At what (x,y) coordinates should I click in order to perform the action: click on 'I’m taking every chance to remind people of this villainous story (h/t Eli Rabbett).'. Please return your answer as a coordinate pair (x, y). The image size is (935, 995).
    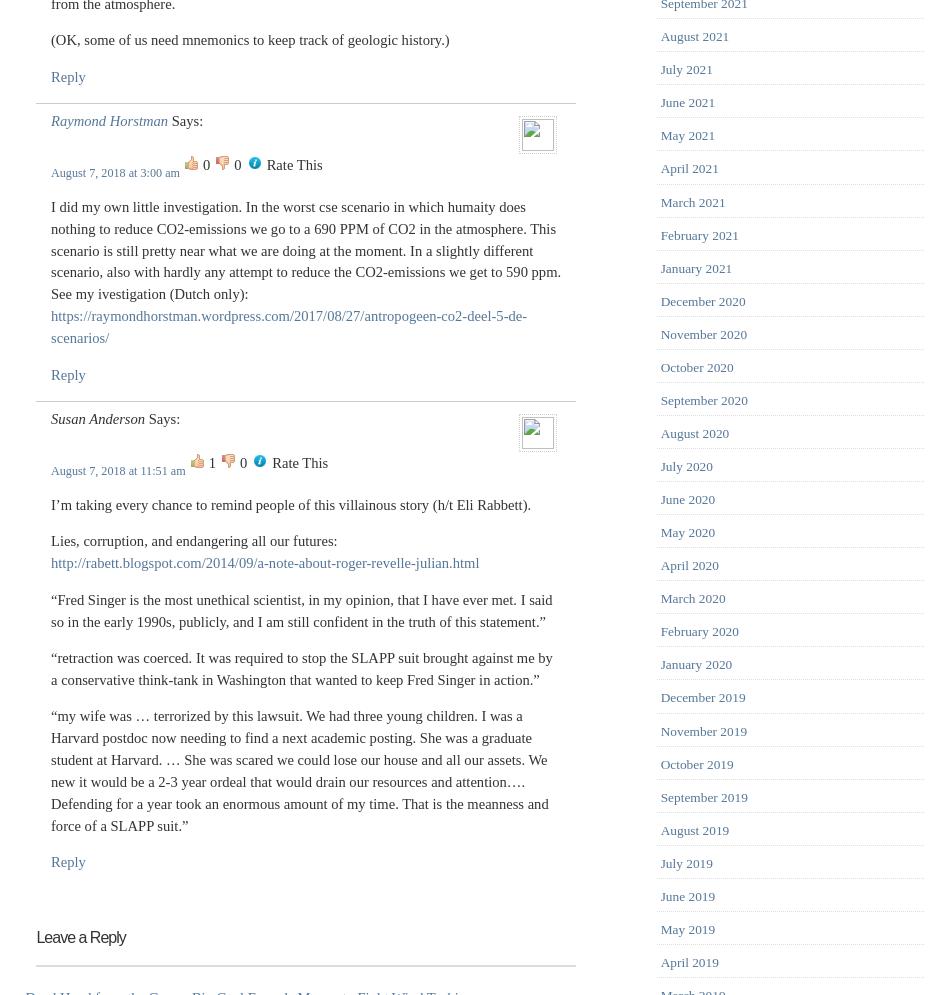
    Looking at the image, I should click on (289, 502).